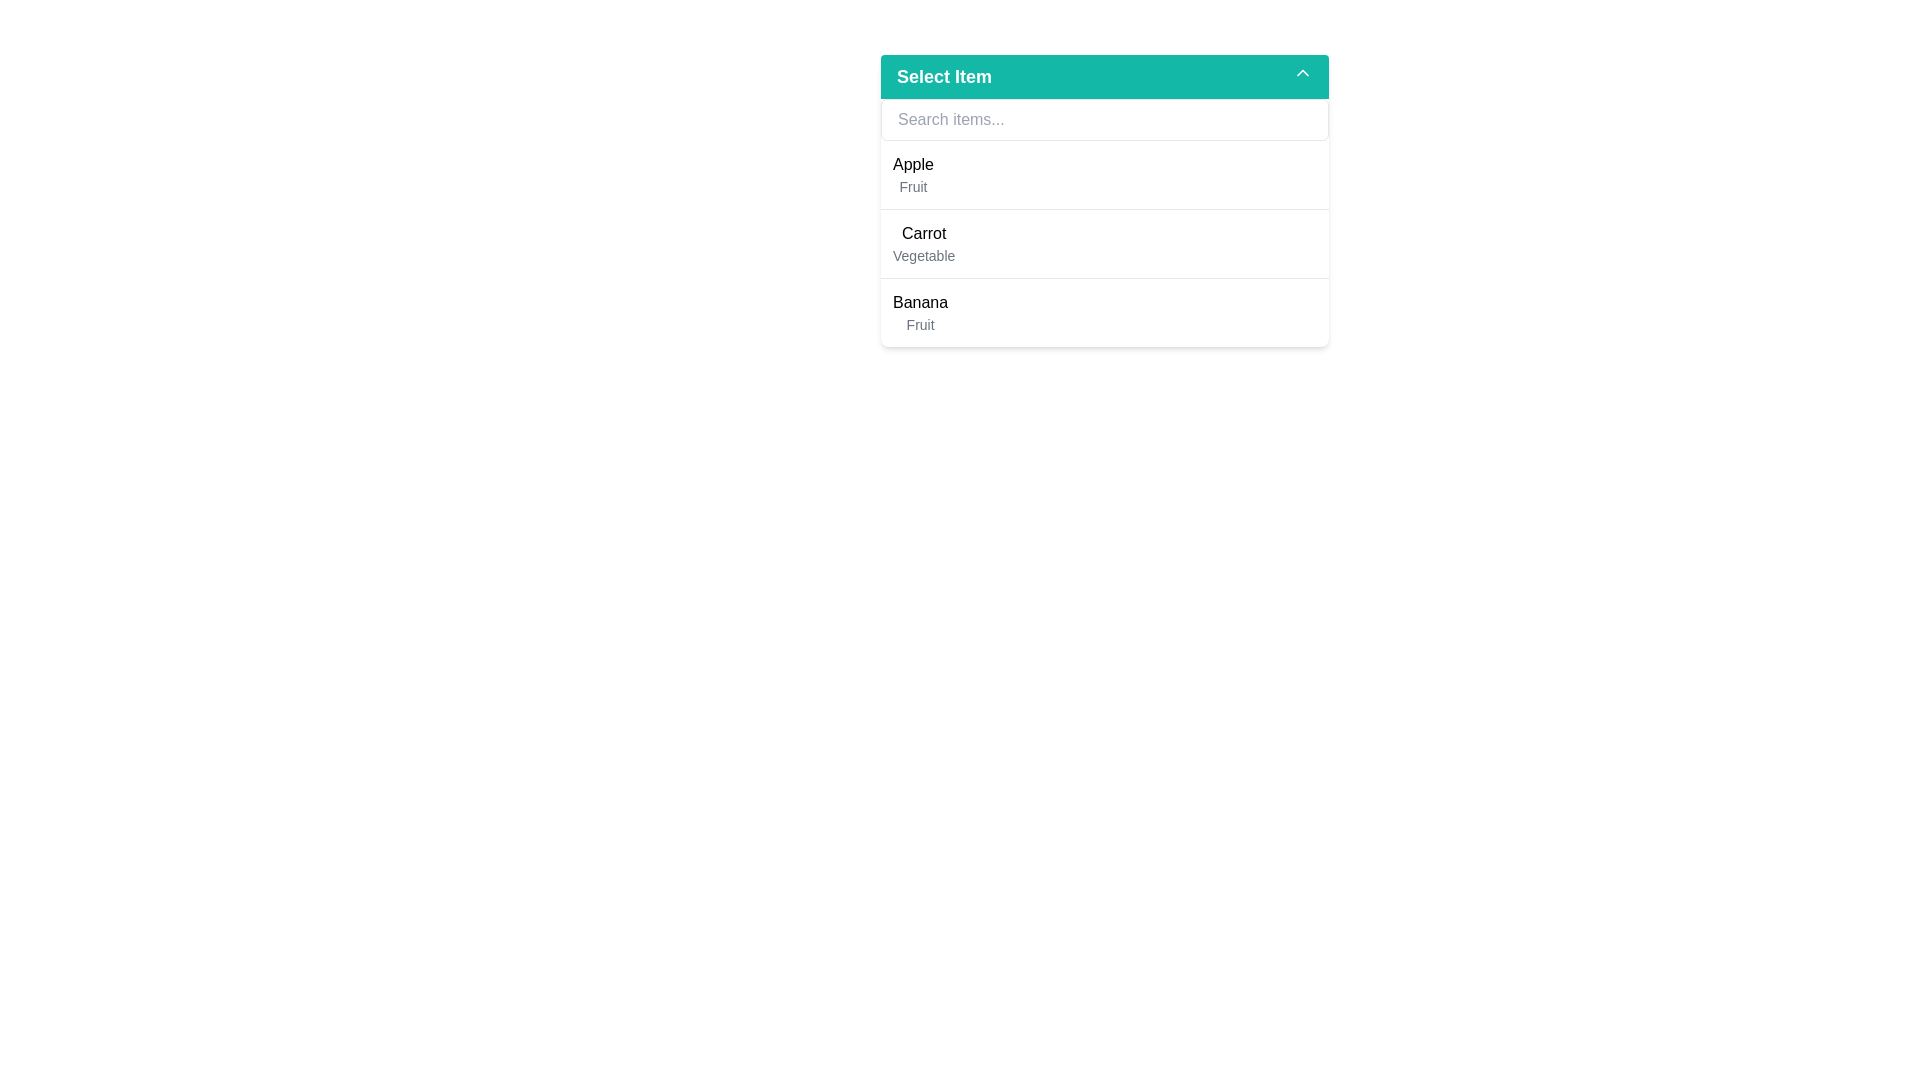 Image resolution: width=1920 pixels, height=1080 pixels. Describe the element at coordinates (1103, 173) in the screenshot. I see `the first selectable option in the dropdown list, located directly below the search bar` at that location.